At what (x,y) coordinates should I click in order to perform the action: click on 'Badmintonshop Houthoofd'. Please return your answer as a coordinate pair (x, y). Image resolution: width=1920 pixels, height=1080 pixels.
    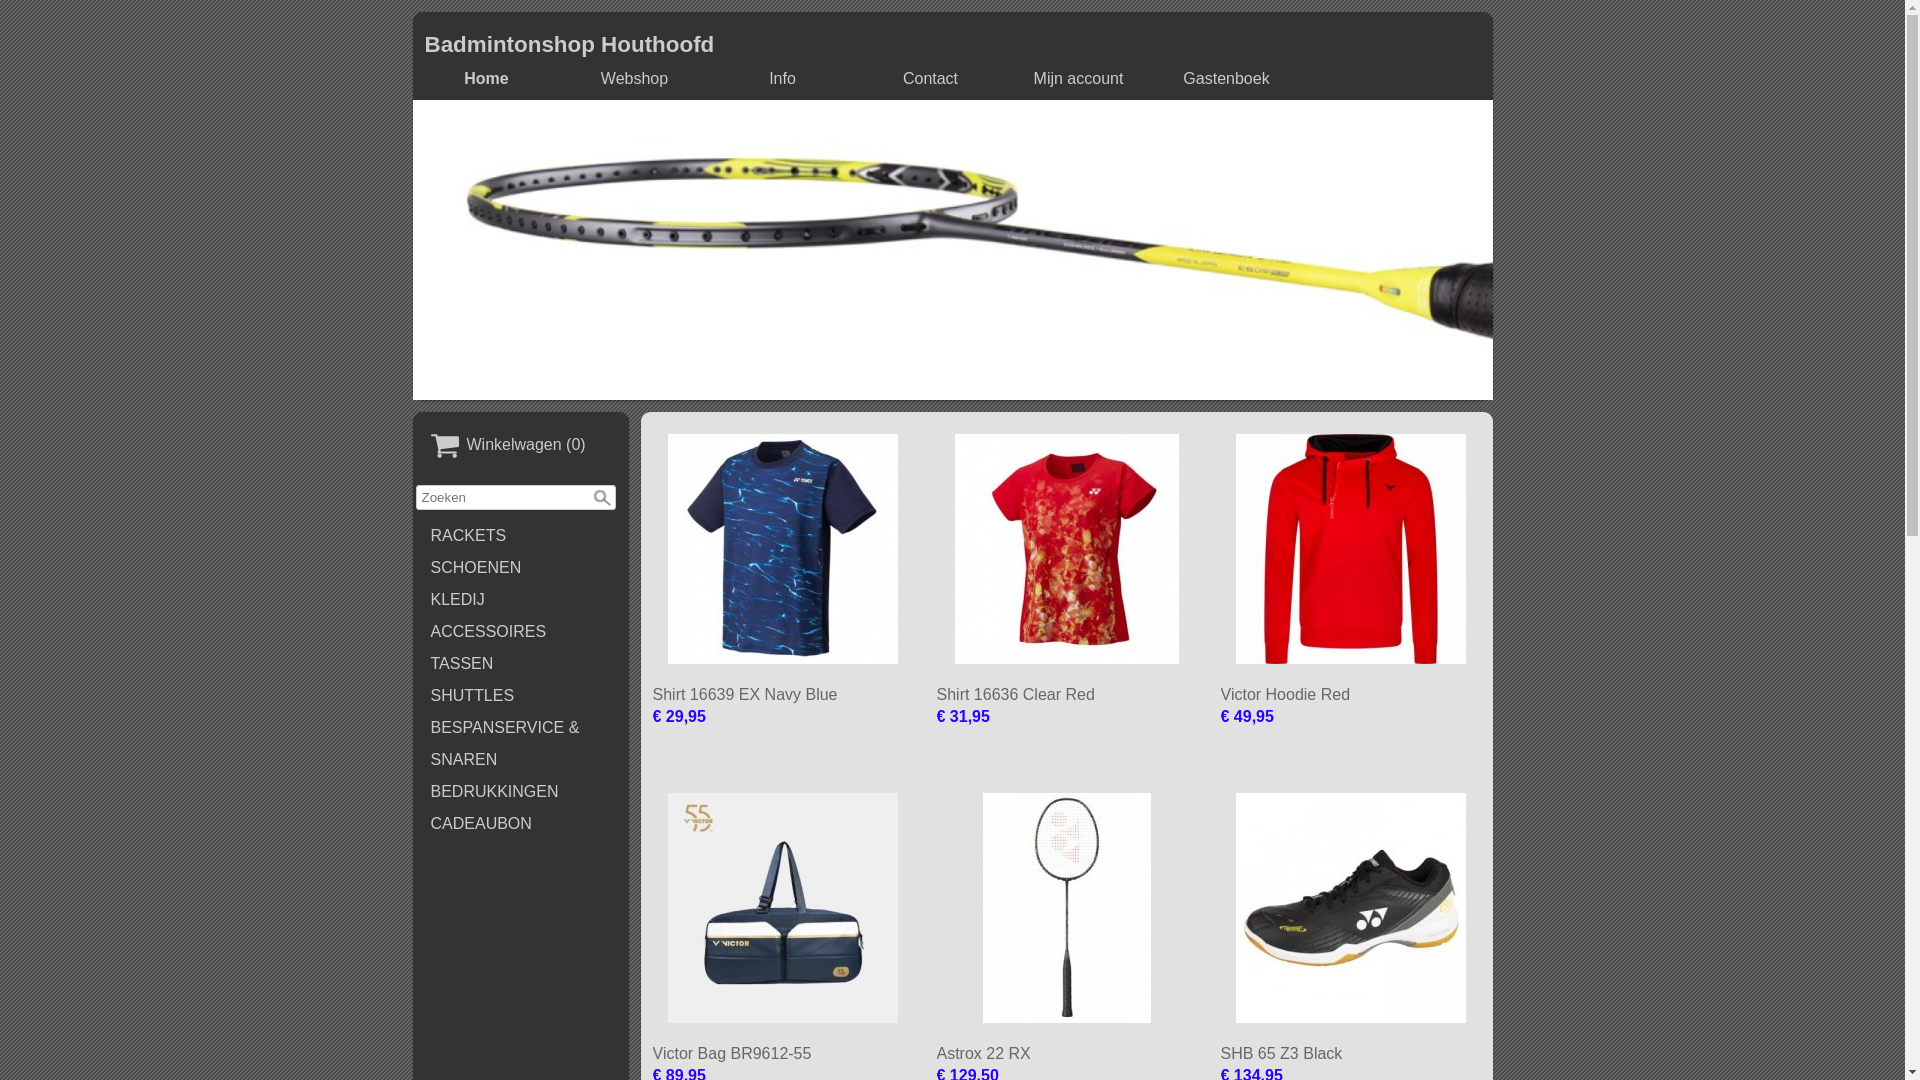
    Looking at the image, I should click on (568, 44).